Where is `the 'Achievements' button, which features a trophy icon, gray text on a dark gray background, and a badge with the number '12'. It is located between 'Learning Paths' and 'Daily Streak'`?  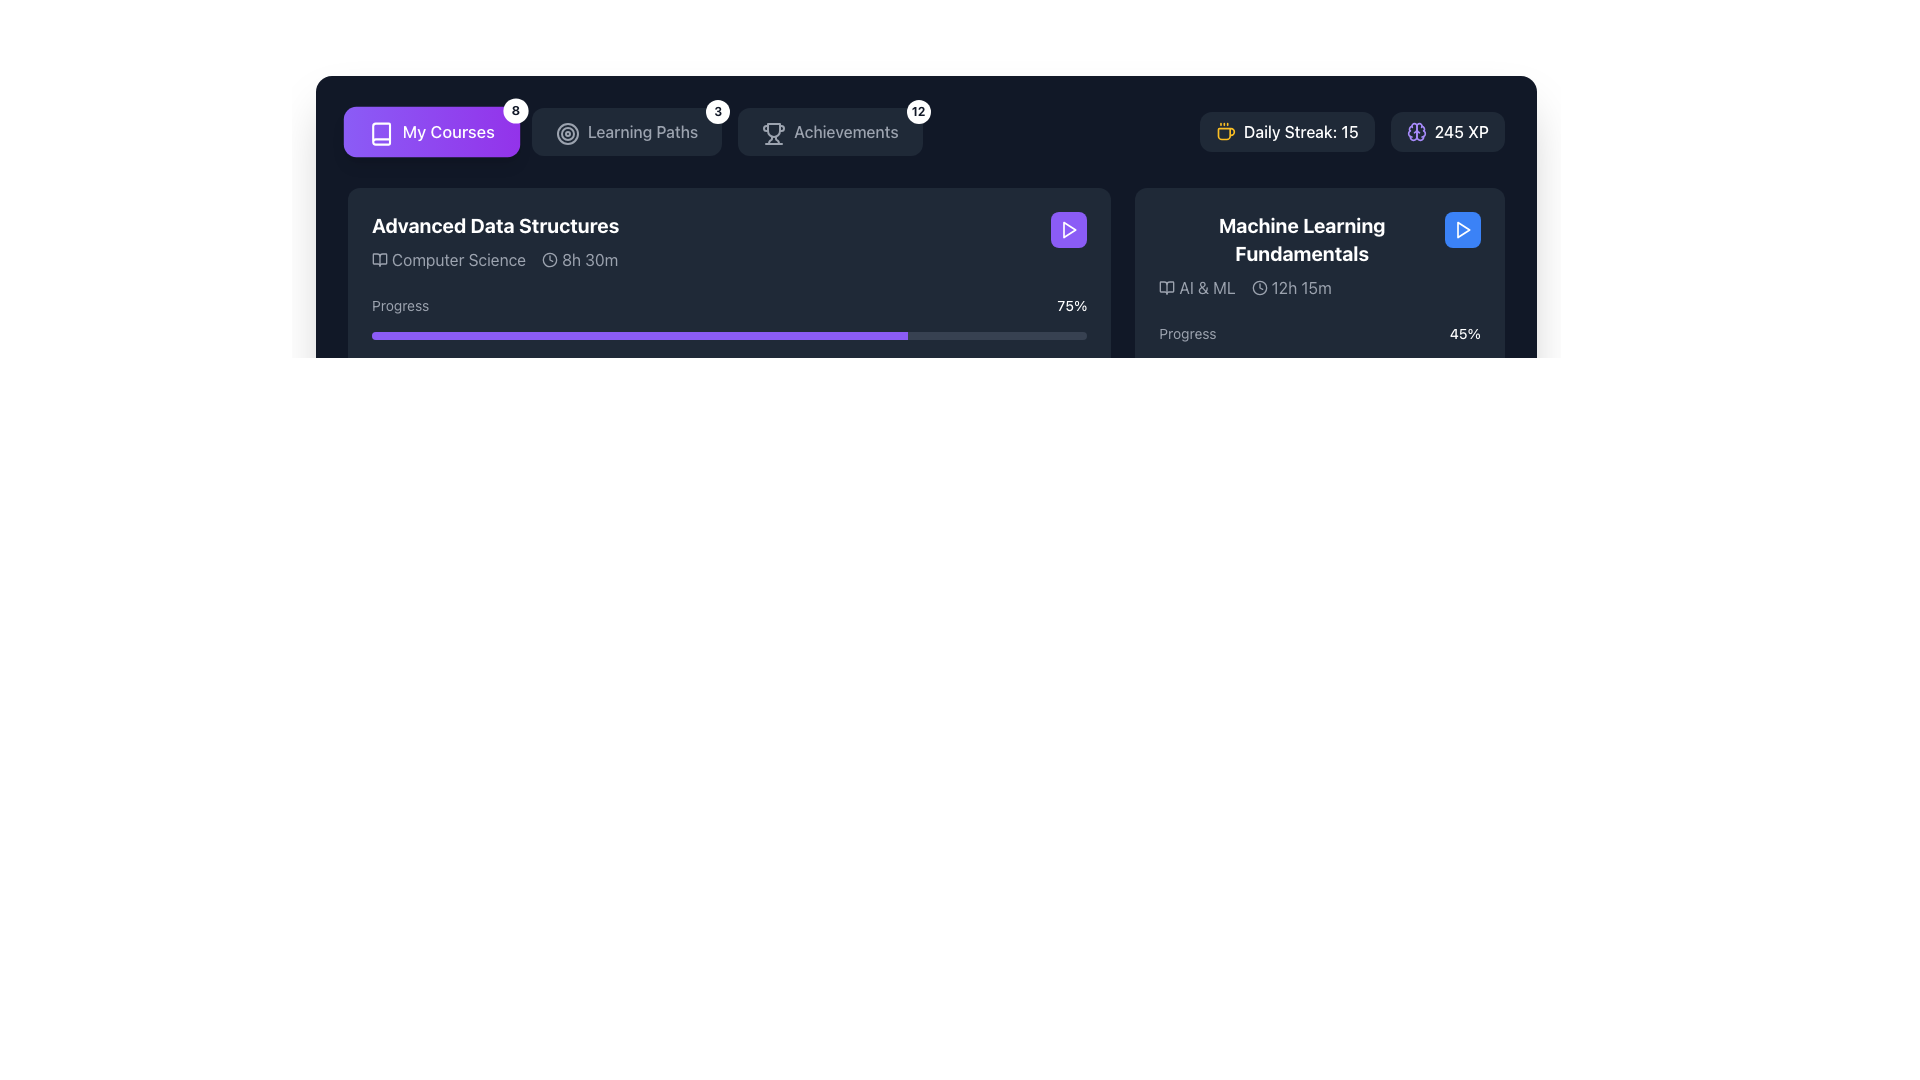
the 'Achievements' button, which features a trophy icon, gray text on a dark gray background, and a badge with the number '12'. It is located between 'Learning Paths' and 'Daily Streak' is located at coordinates (830, 131).